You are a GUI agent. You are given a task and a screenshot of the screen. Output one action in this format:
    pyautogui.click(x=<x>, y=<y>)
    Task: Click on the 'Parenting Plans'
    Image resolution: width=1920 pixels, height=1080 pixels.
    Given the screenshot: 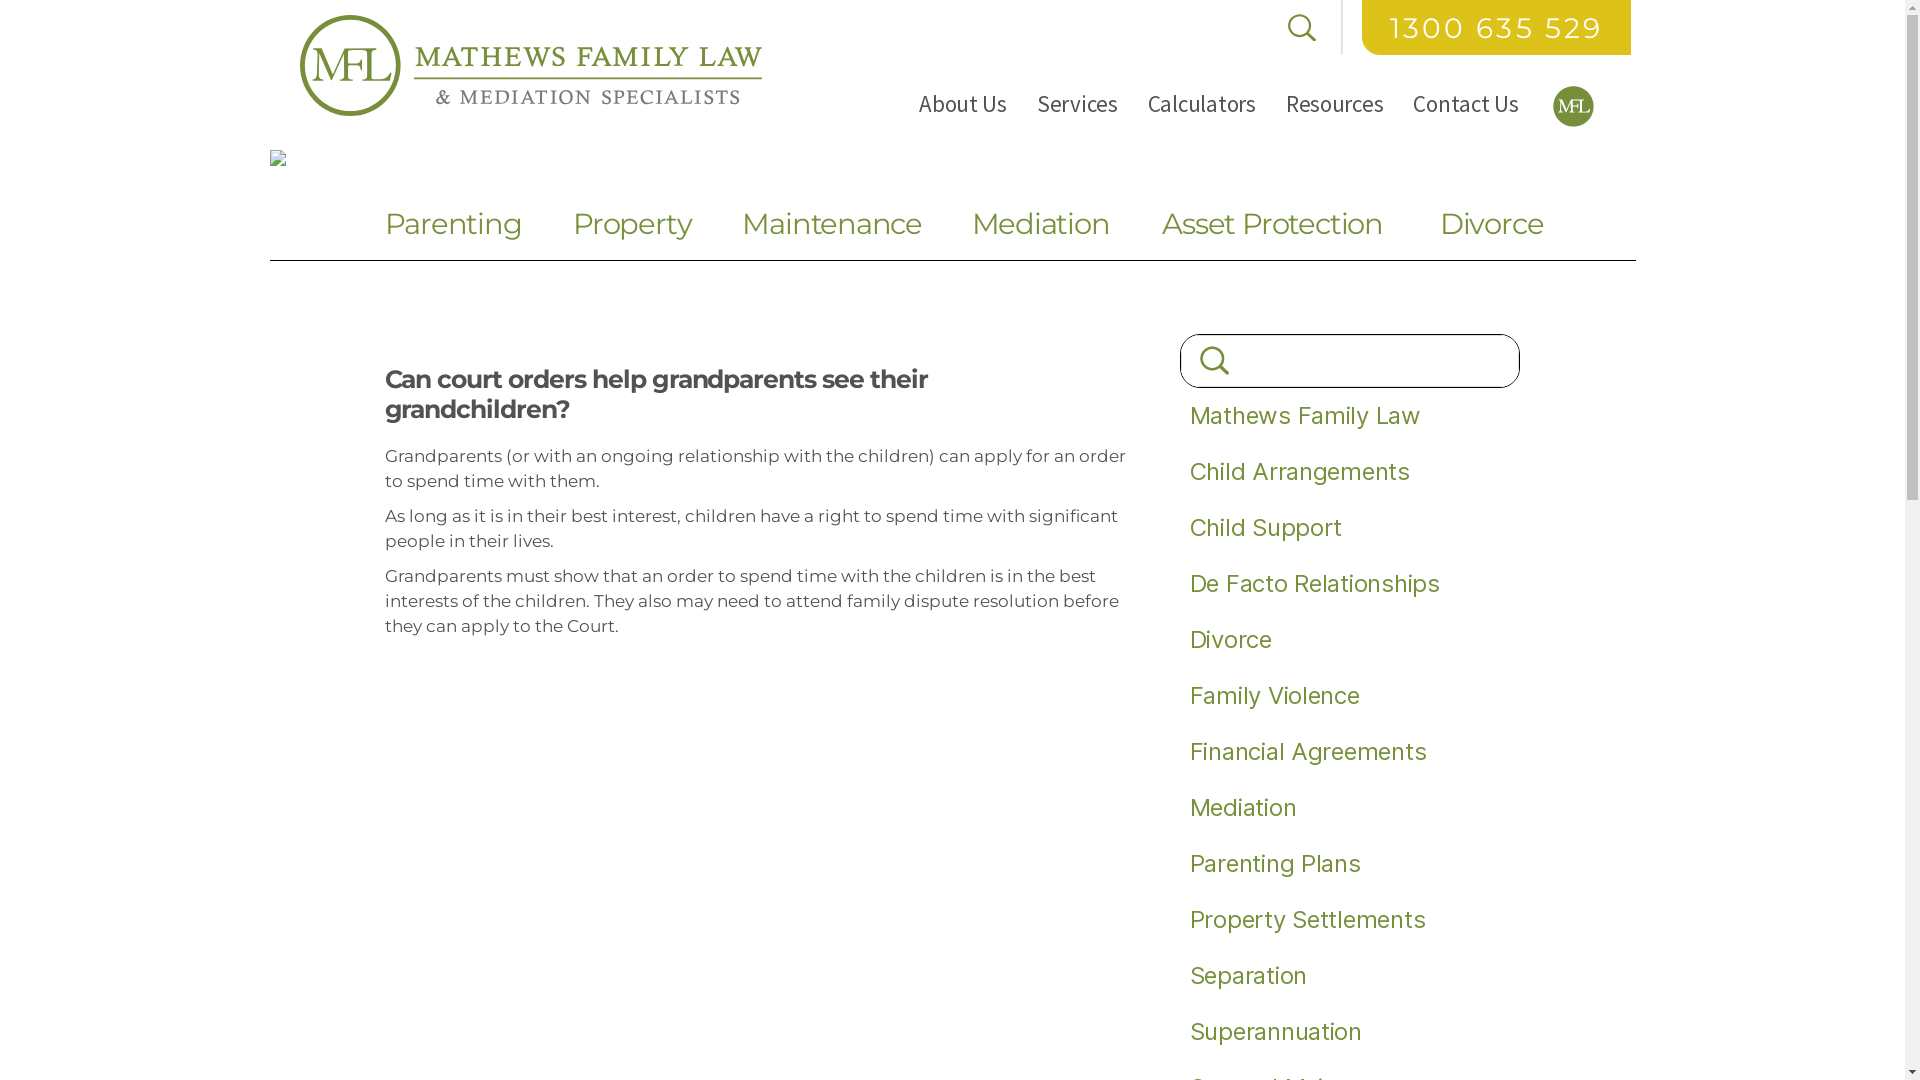 What is the action you would take?
    pyautogui.click(x=1190, y=862)
    